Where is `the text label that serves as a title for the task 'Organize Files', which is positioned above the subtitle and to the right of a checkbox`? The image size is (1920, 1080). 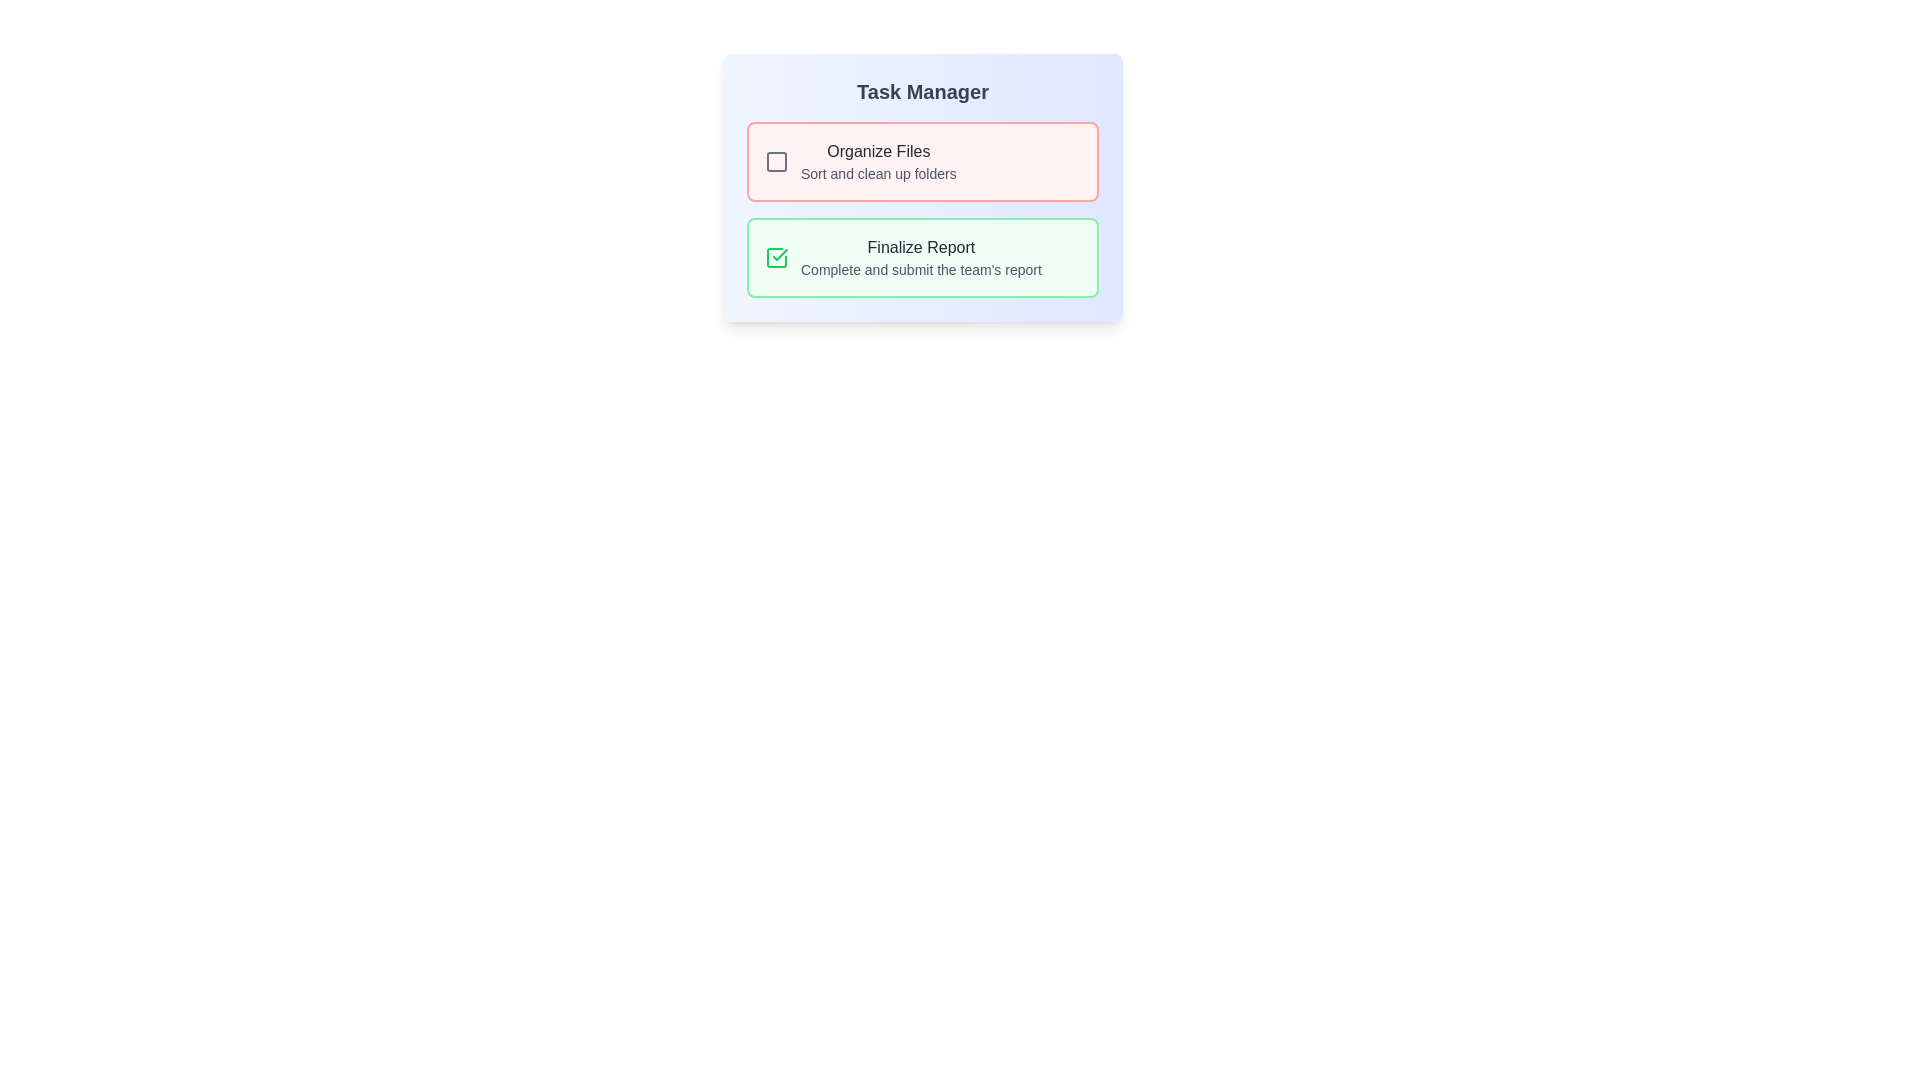
the text label that serves as a title for the task 'Organize Files', which is positioned above the subtitle and to the right of a checkbox is located at coordinates (878, 150).